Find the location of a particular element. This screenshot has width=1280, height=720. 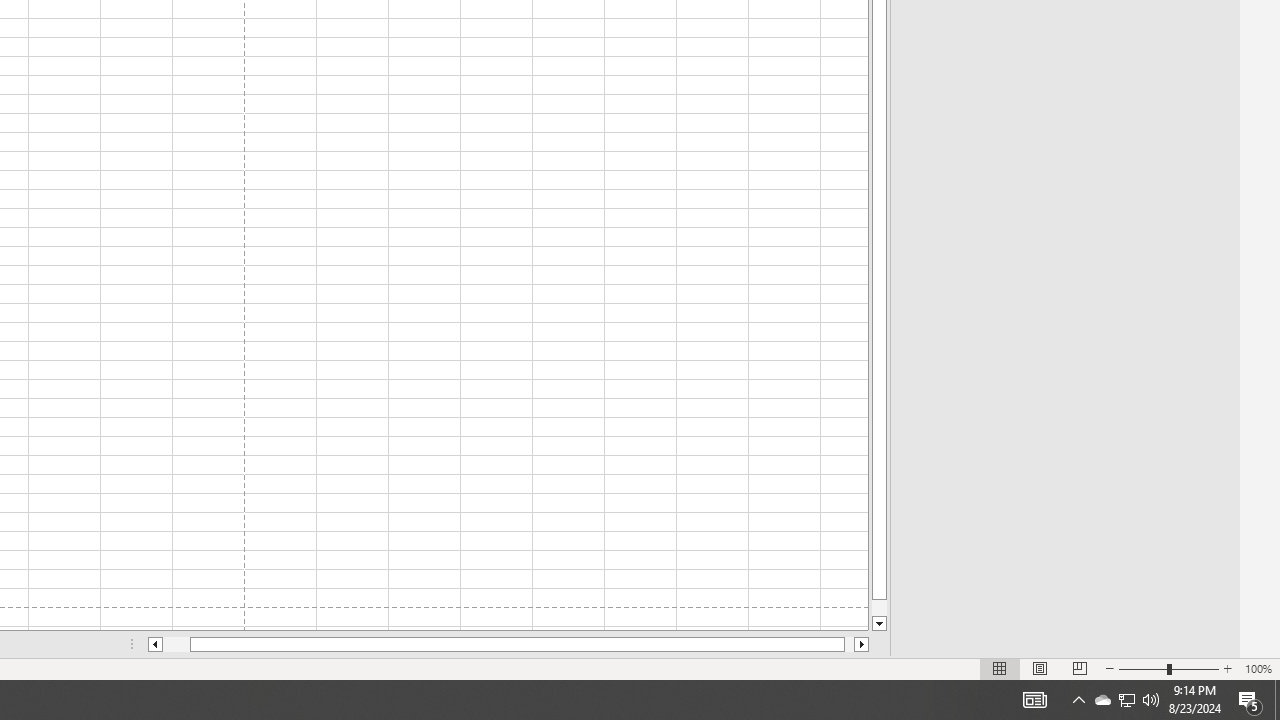

'Page Break Preview' is located at coordinates (1078, 669).